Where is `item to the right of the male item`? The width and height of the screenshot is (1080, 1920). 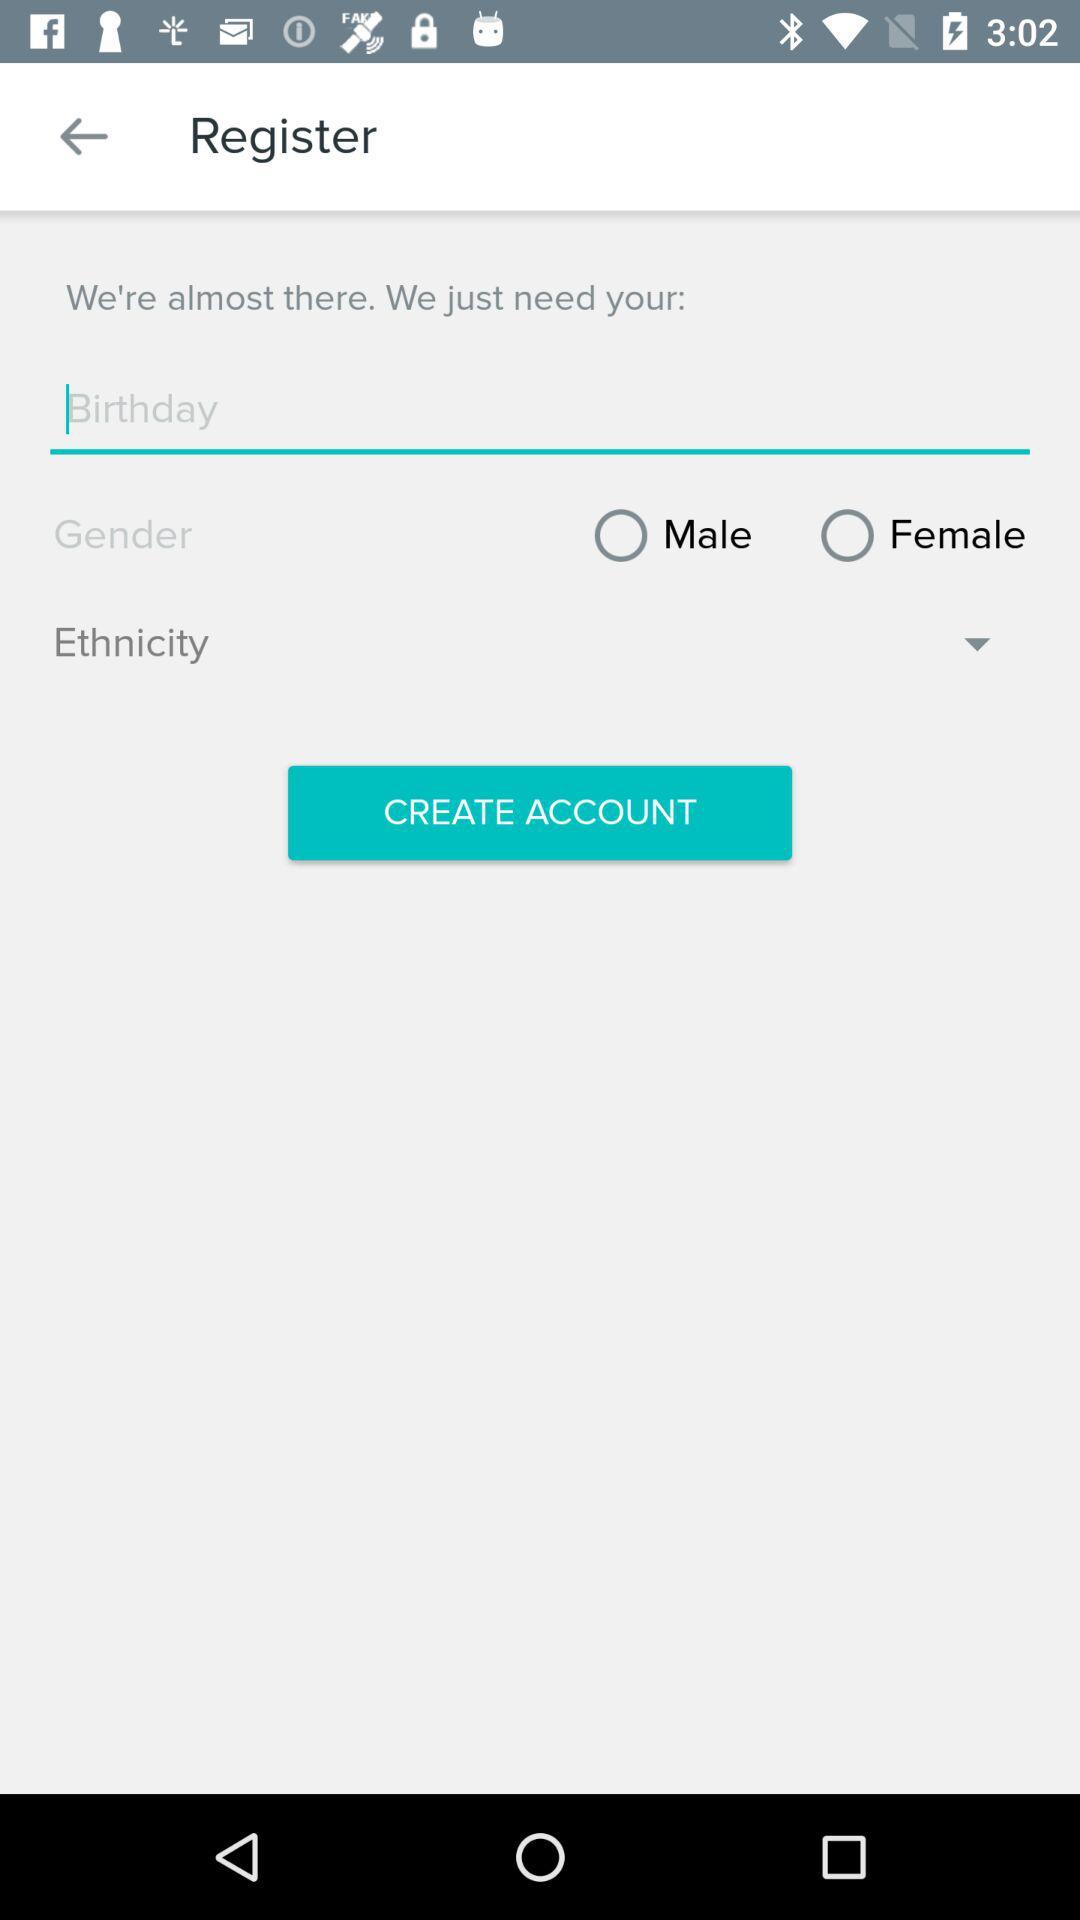 item to the right of the male item is located at coordinates (916, 535).